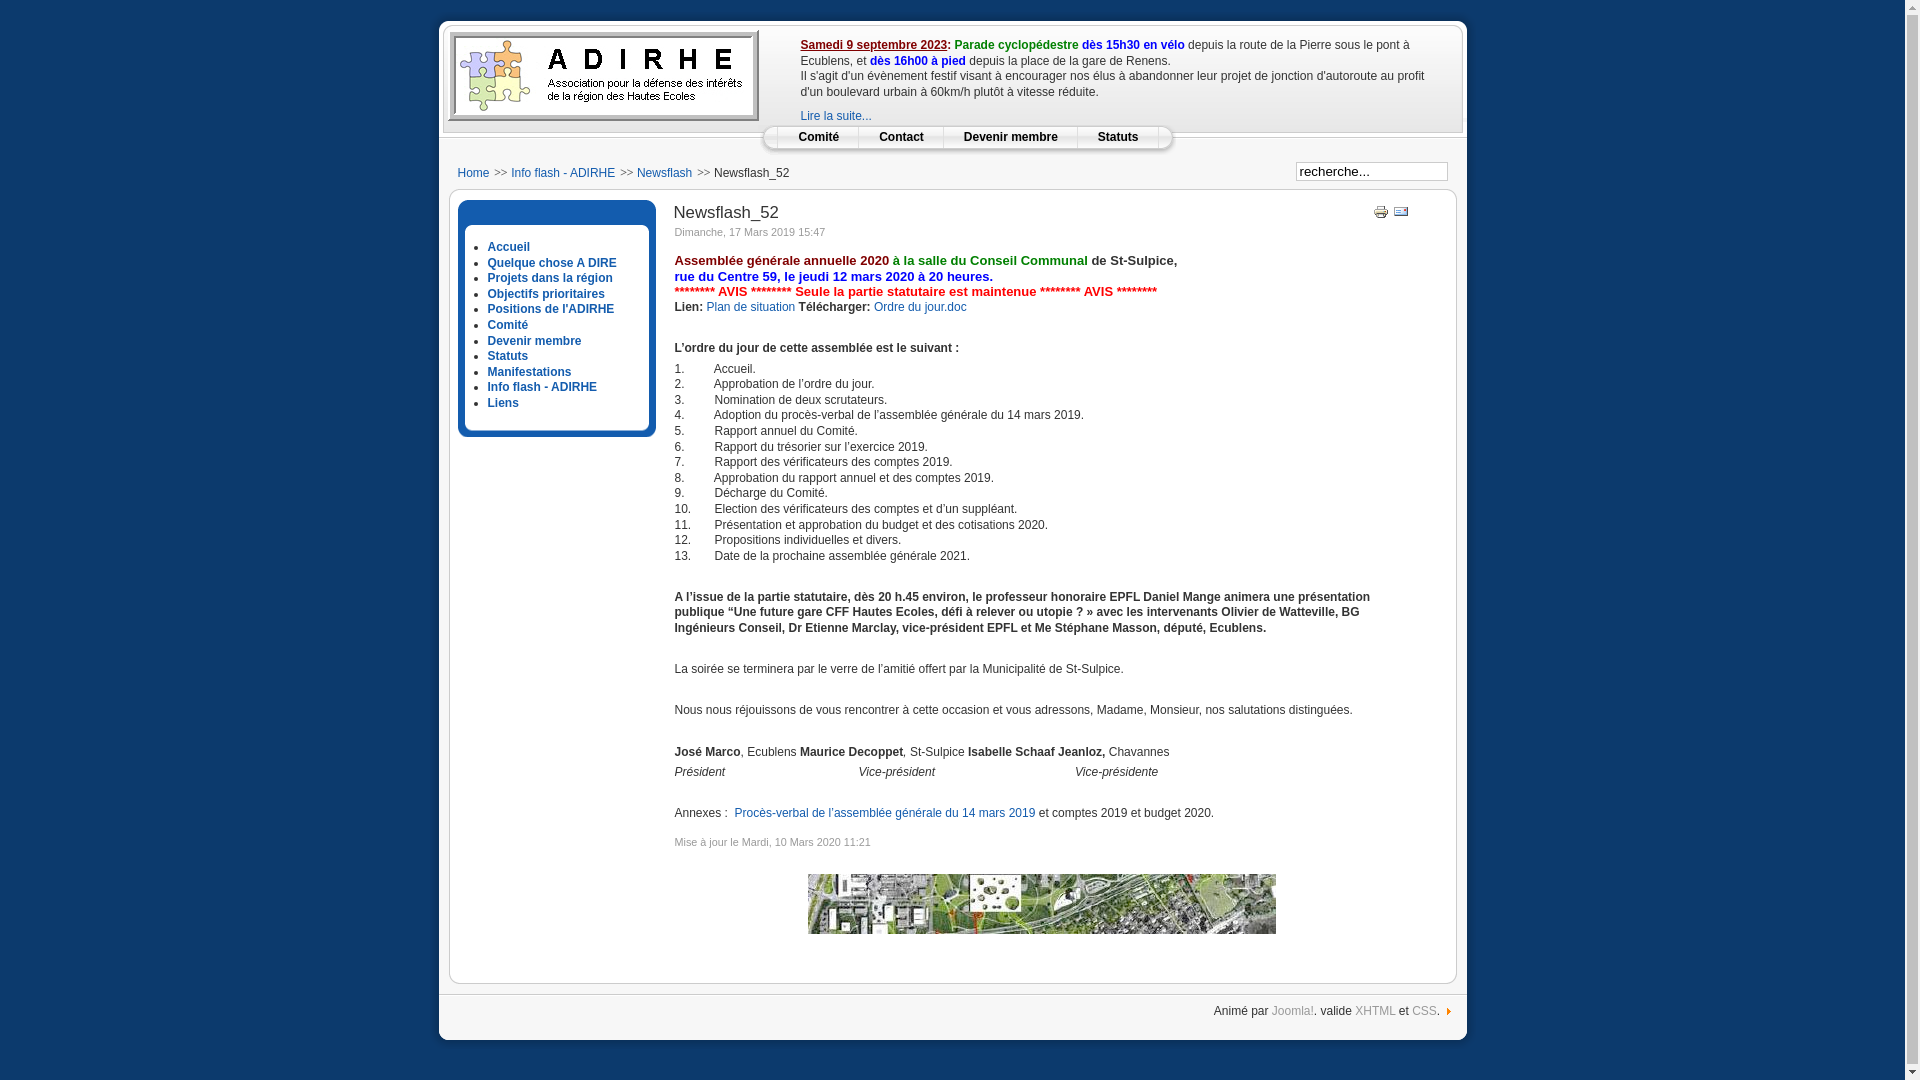 The width and height of the screenshot is (1920, 1080). Describe the element at coordinates (1292, 1010) in the screenshot. I see `'Joomla!'` at that location.